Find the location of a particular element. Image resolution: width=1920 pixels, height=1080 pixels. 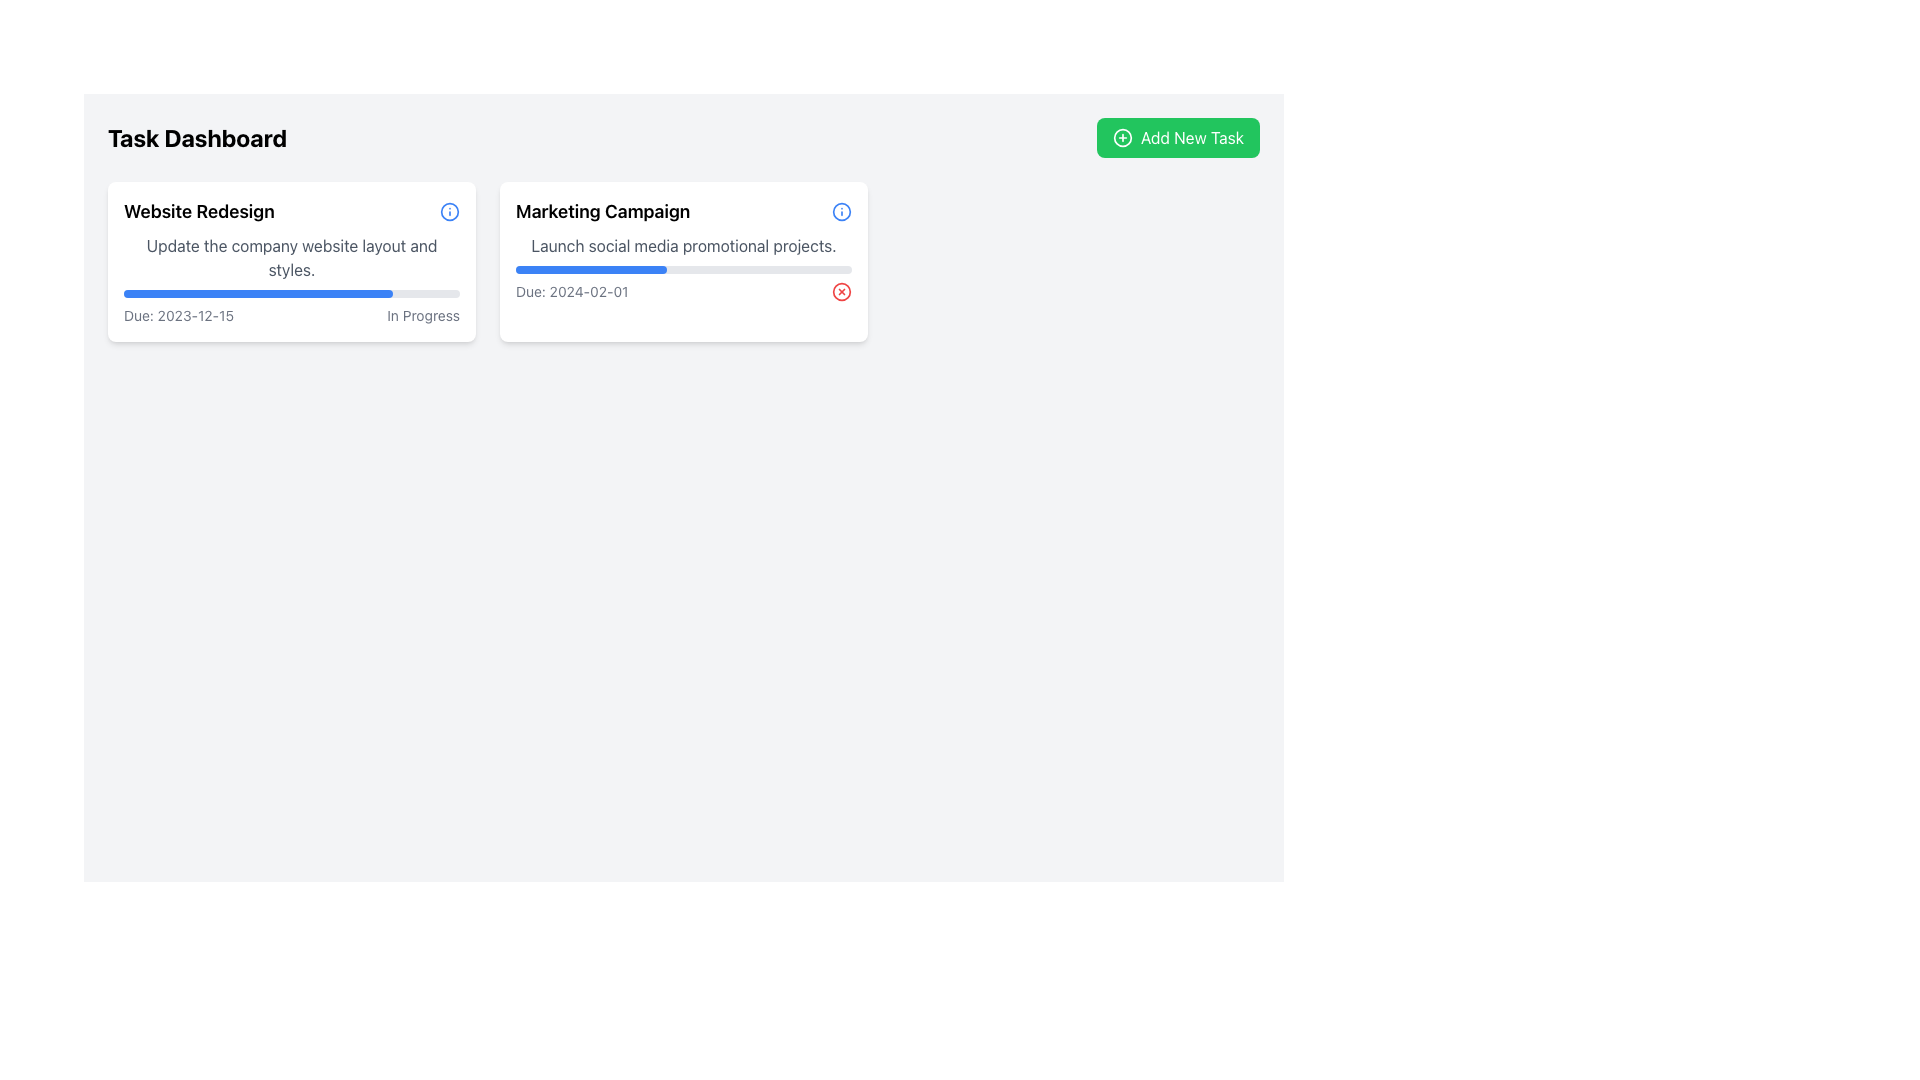

the plus sign icon within a circle, which is located at the top-right corner of the green button labeled 'Add New Task' is located at coordinates (1123, 137).